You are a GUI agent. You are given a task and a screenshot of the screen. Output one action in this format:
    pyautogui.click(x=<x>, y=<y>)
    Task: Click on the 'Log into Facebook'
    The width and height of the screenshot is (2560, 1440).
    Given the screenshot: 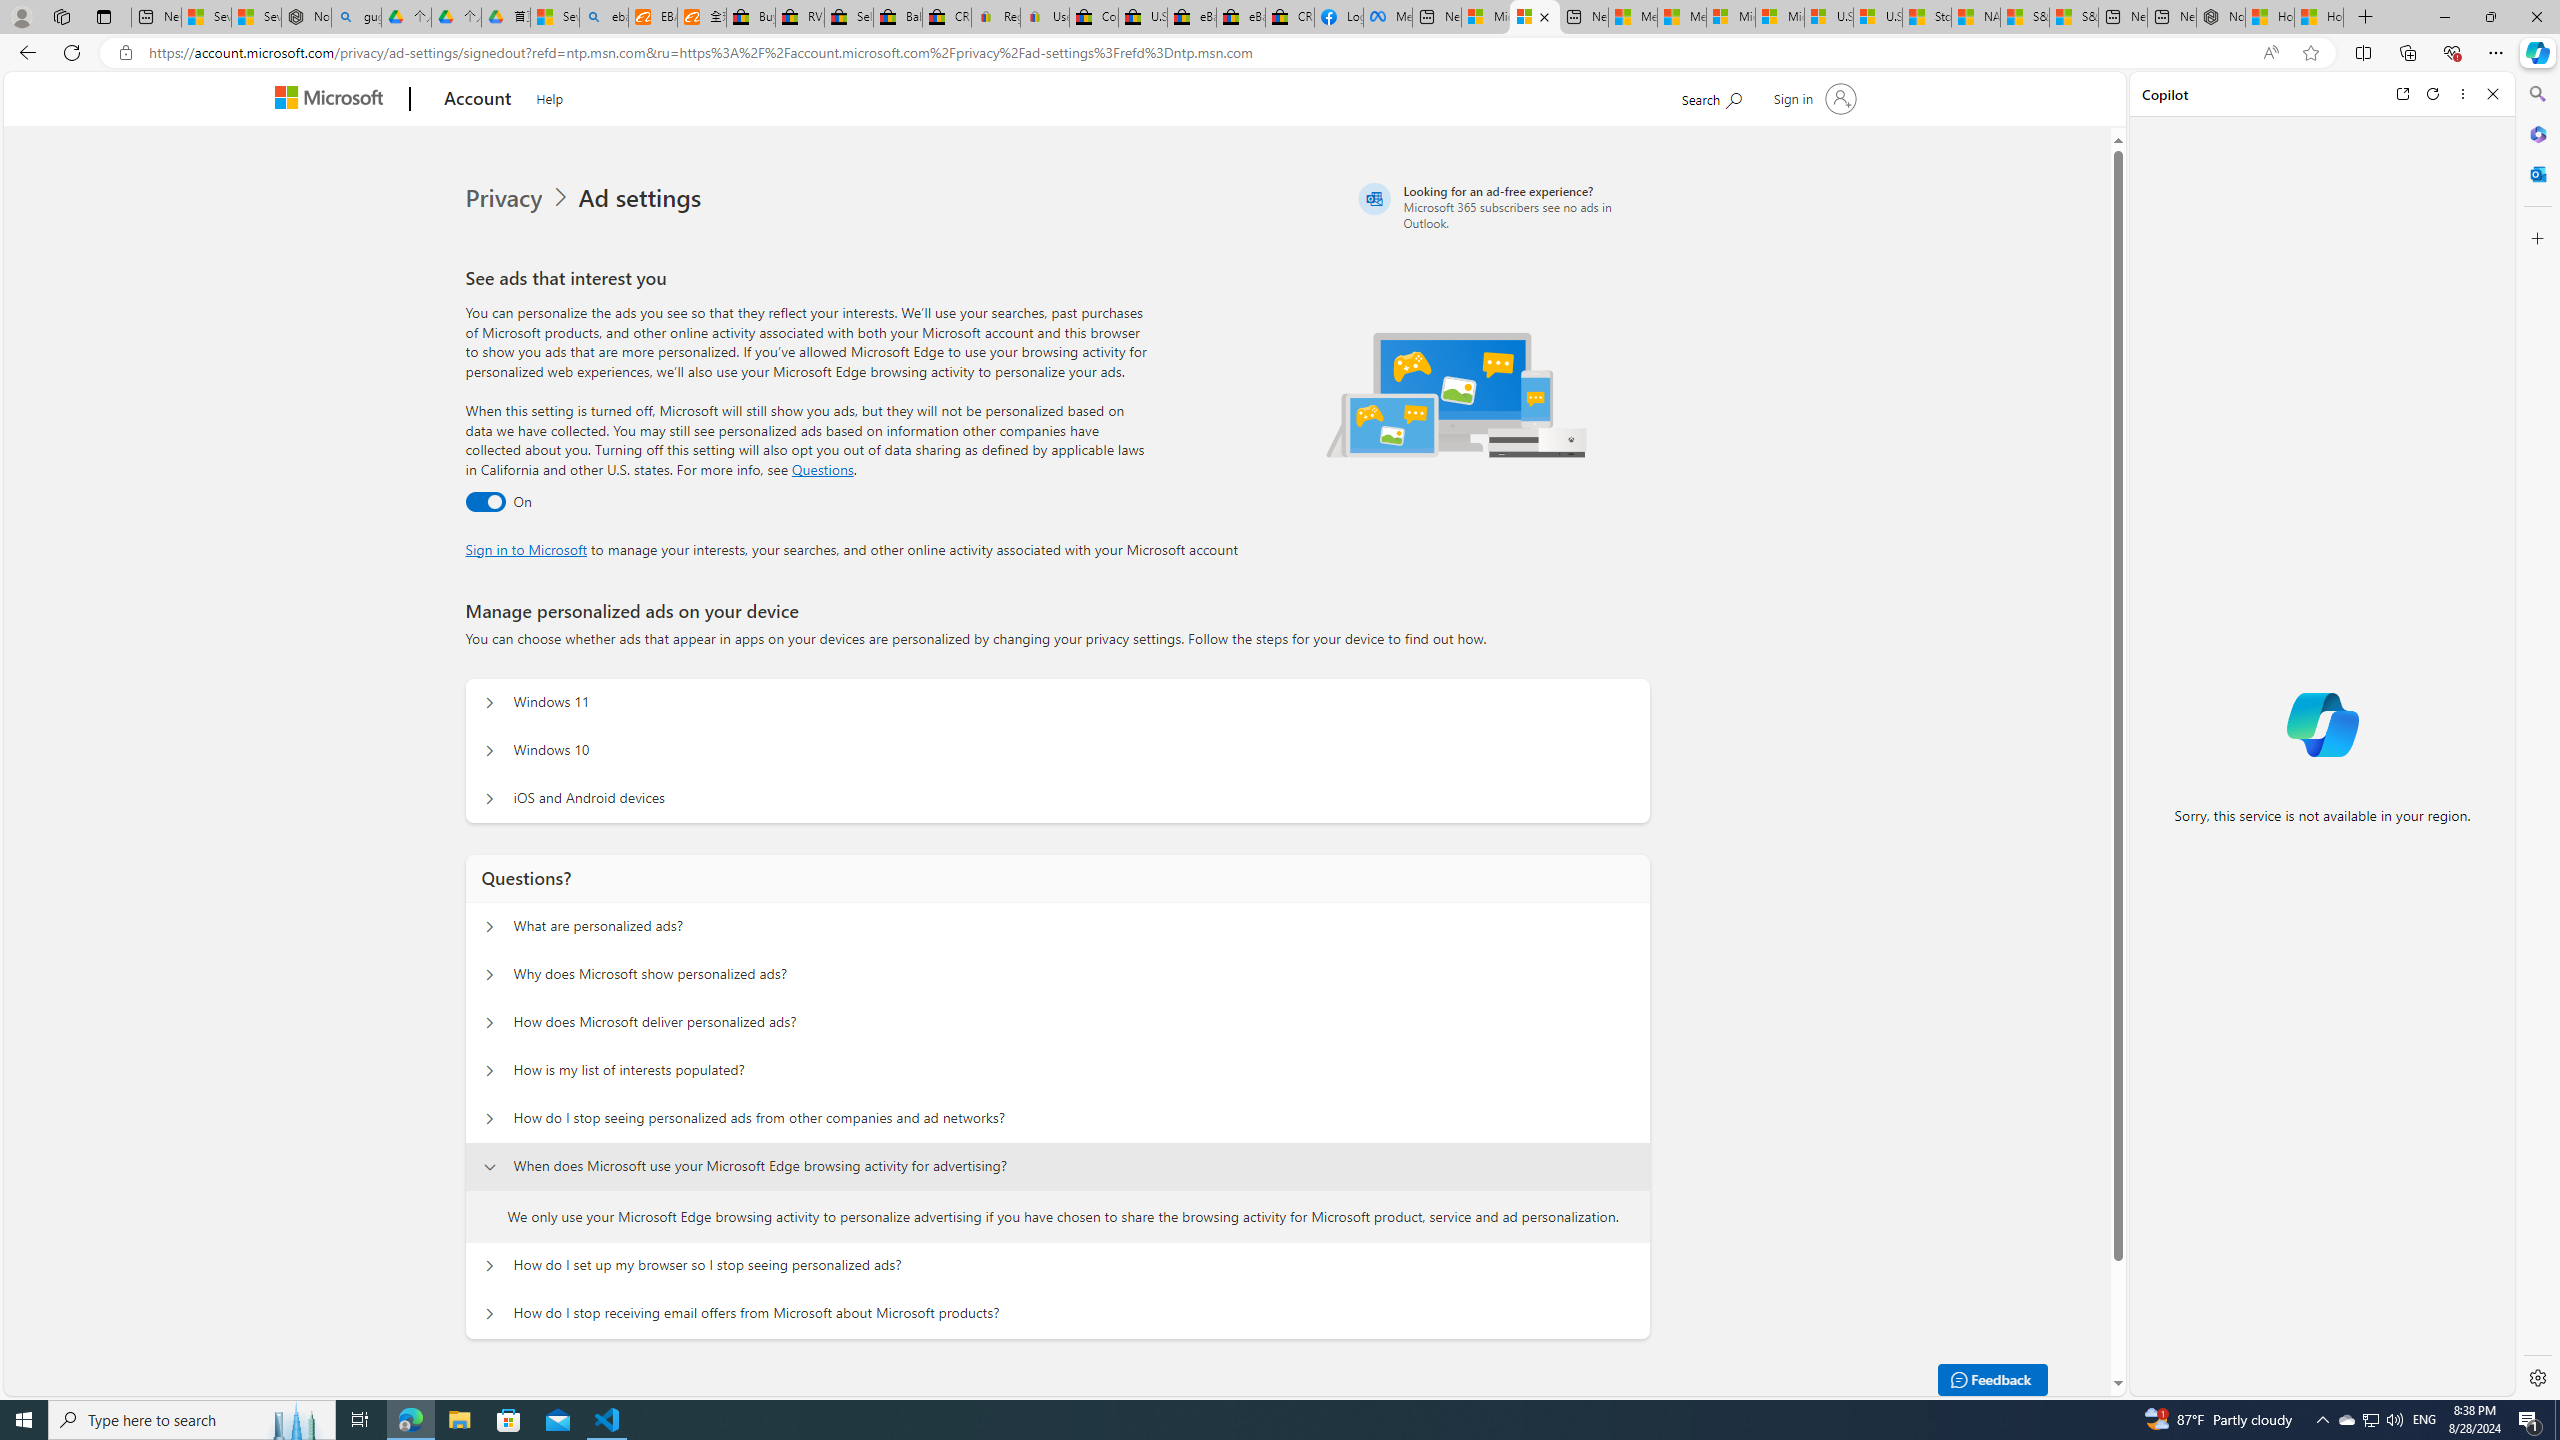 What is the action you would take?
    pyautogui.click(x=1337, y=16)
    